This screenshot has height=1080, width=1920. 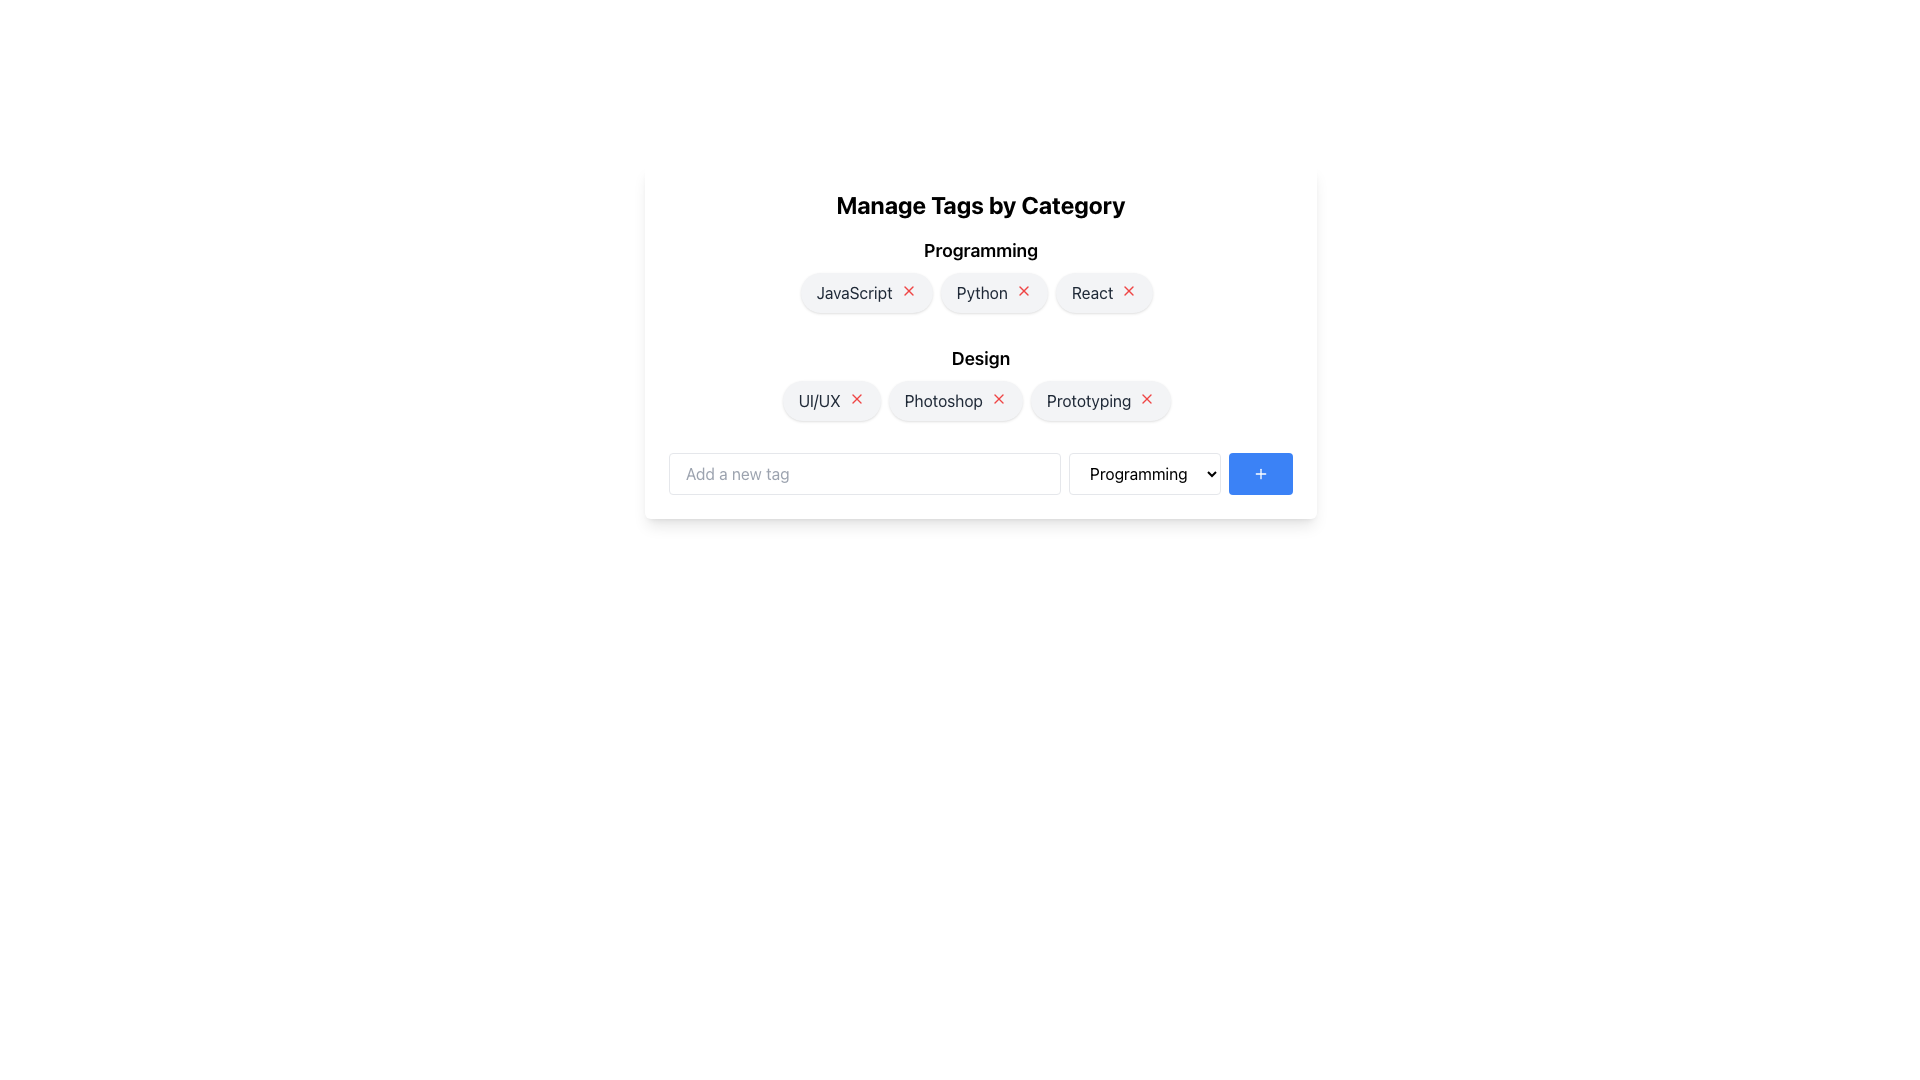 What do you see at coordinates (1260, 474) in the screenshot?
I see `the 'plus' sign icon within the blue button located at the far right of the input area` at bounding box center [1260, 474].